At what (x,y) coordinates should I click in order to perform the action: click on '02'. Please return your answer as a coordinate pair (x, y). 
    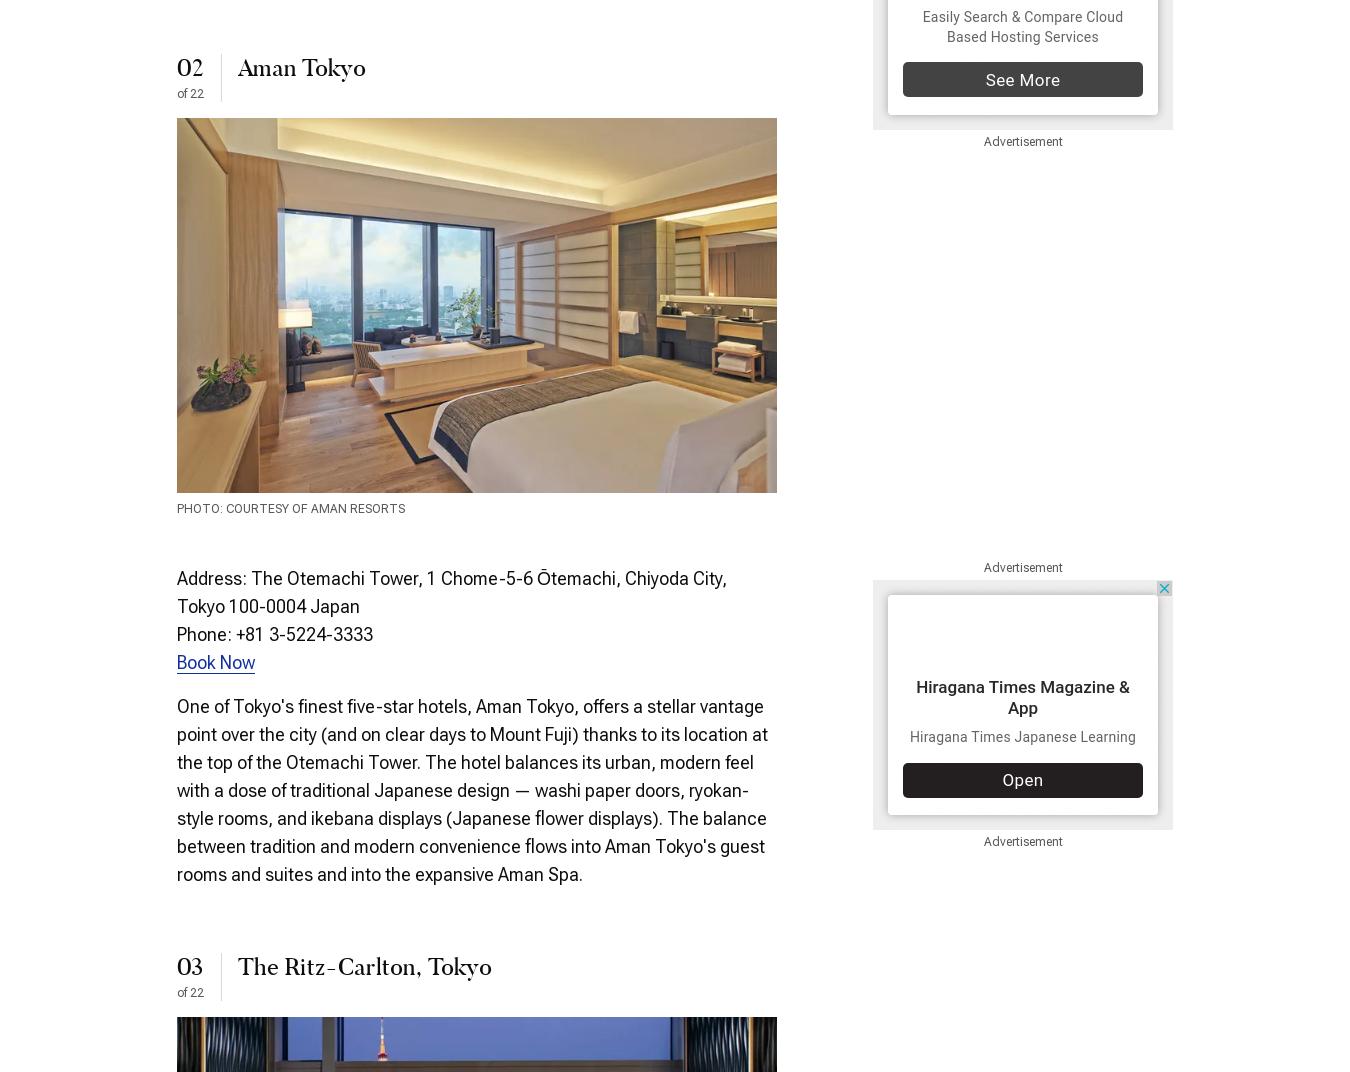
    Looking at the image, I should click on (176, 69).